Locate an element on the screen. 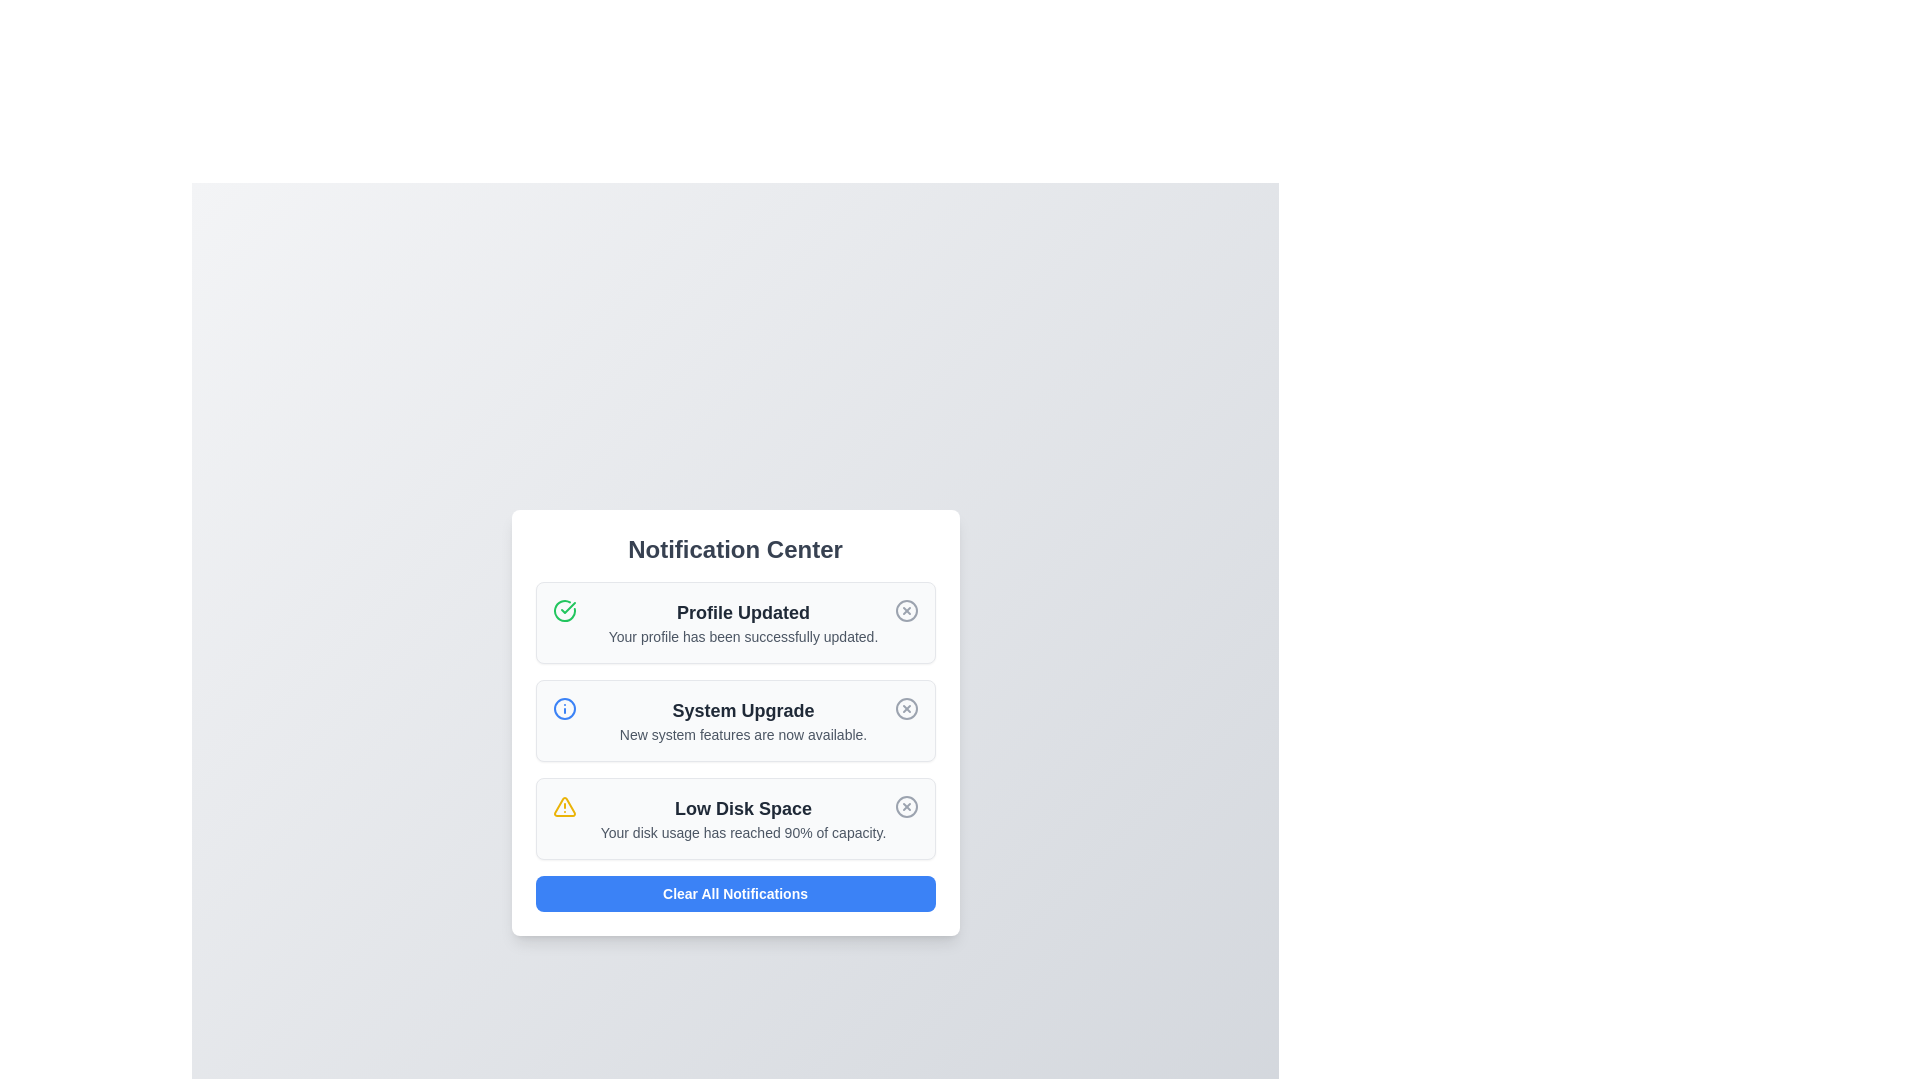  the text element that displays a descriptive message about low disk space, located beneath the title 'Low Disk Space' in the Notification Center panel is located at coordinates (742, 833).